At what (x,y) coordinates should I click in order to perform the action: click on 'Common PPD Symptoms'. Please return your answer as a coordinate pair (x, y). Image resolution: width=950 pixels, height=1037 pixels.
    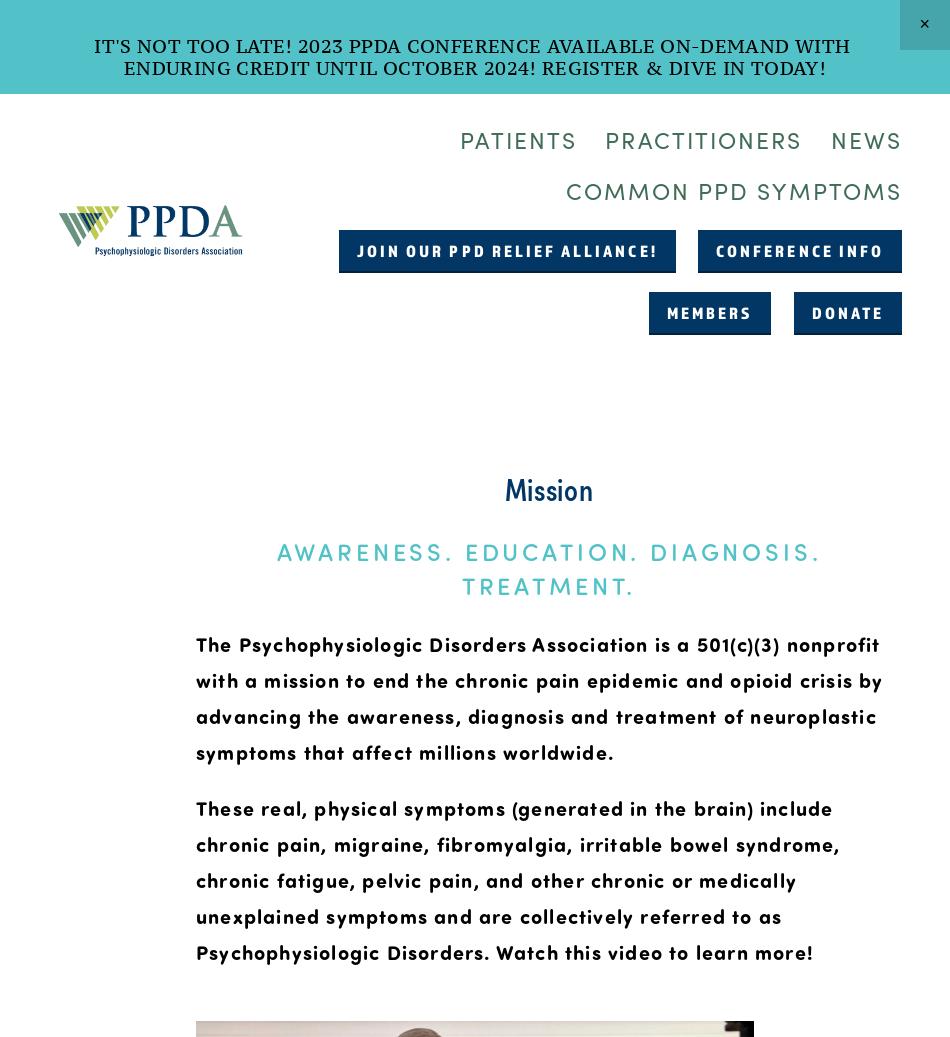
    Looking at the image, I should click on (564, 188).